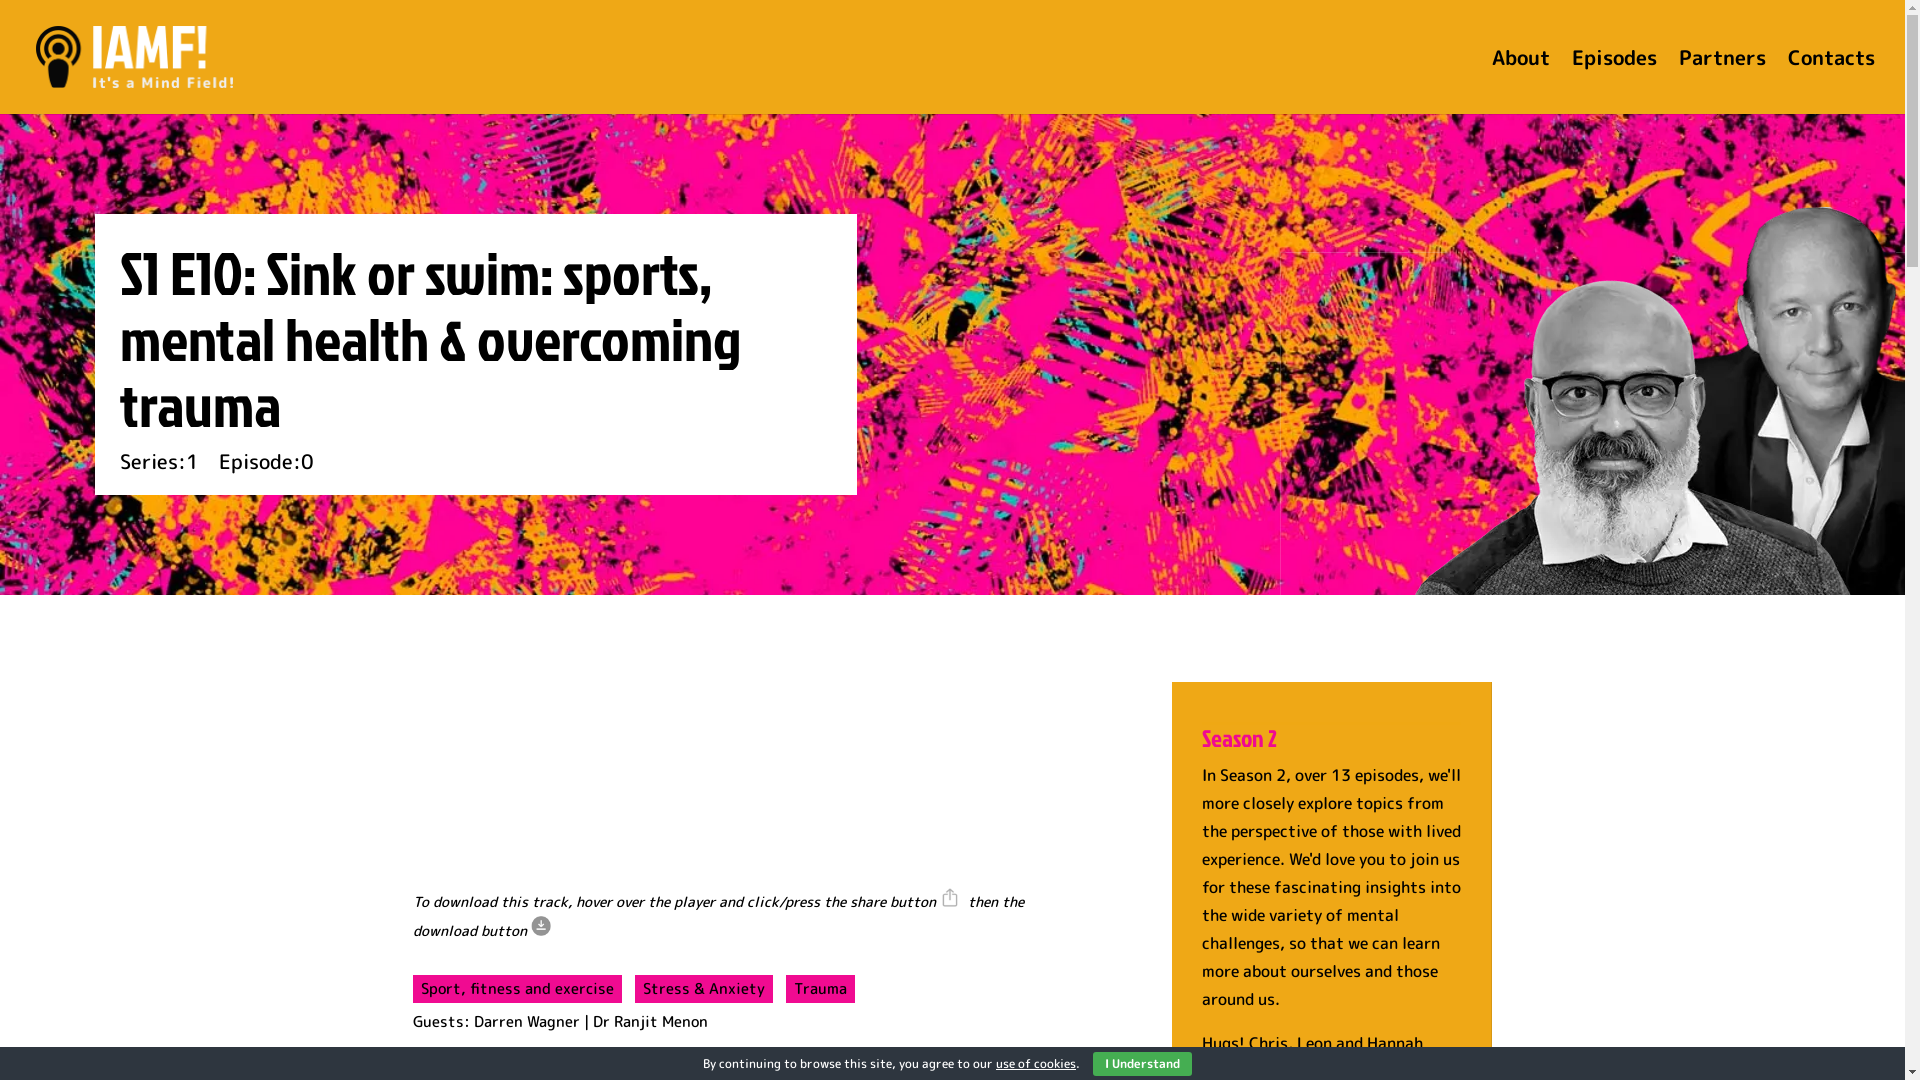  What do you see at coordinates (516, 987) in the screenshot?
I see `'Sport, fitness and exercise'` at bounding box center [516, 987].